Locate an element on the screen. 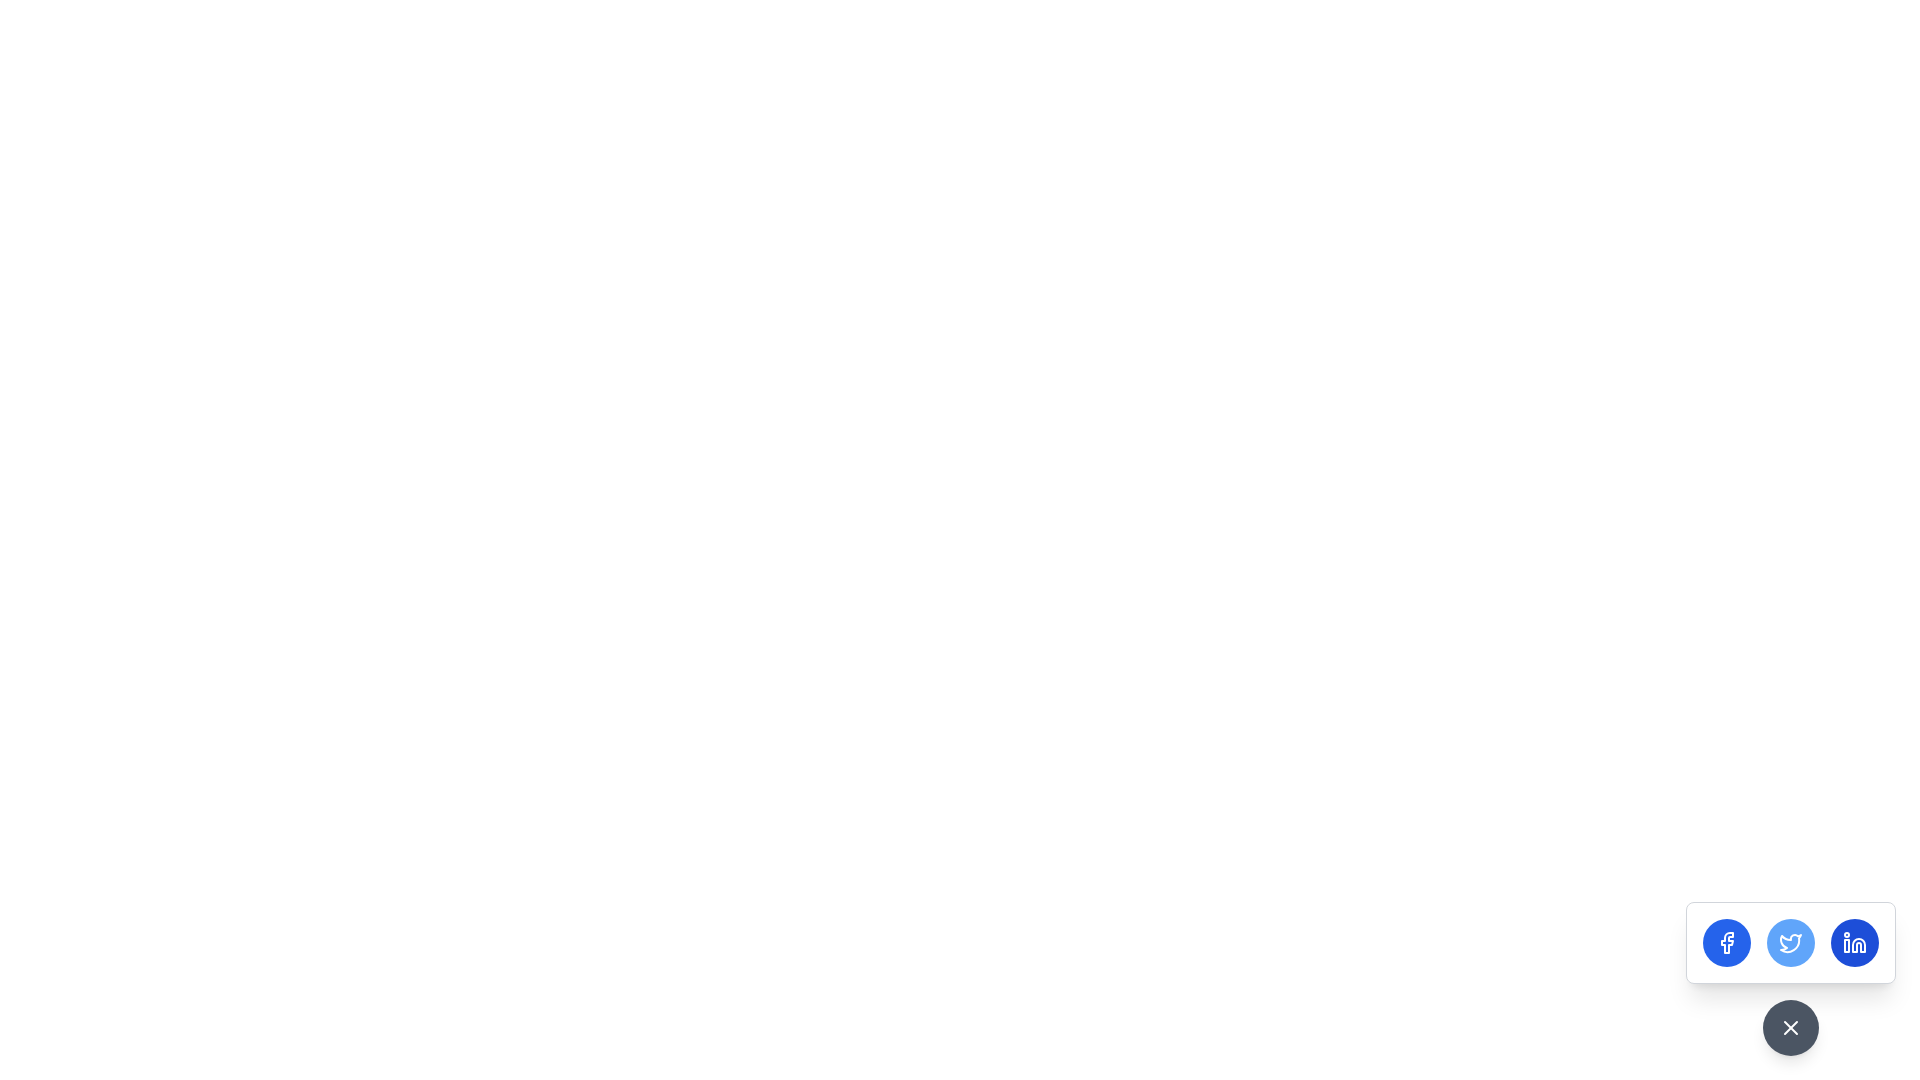 This screenshot has width=1920, height=1080. the floating close button with a gray background and 'X' icon located at the bottom-right corner of the interface, directly beneath the social media buttons is located at coordinates (1790, 978).